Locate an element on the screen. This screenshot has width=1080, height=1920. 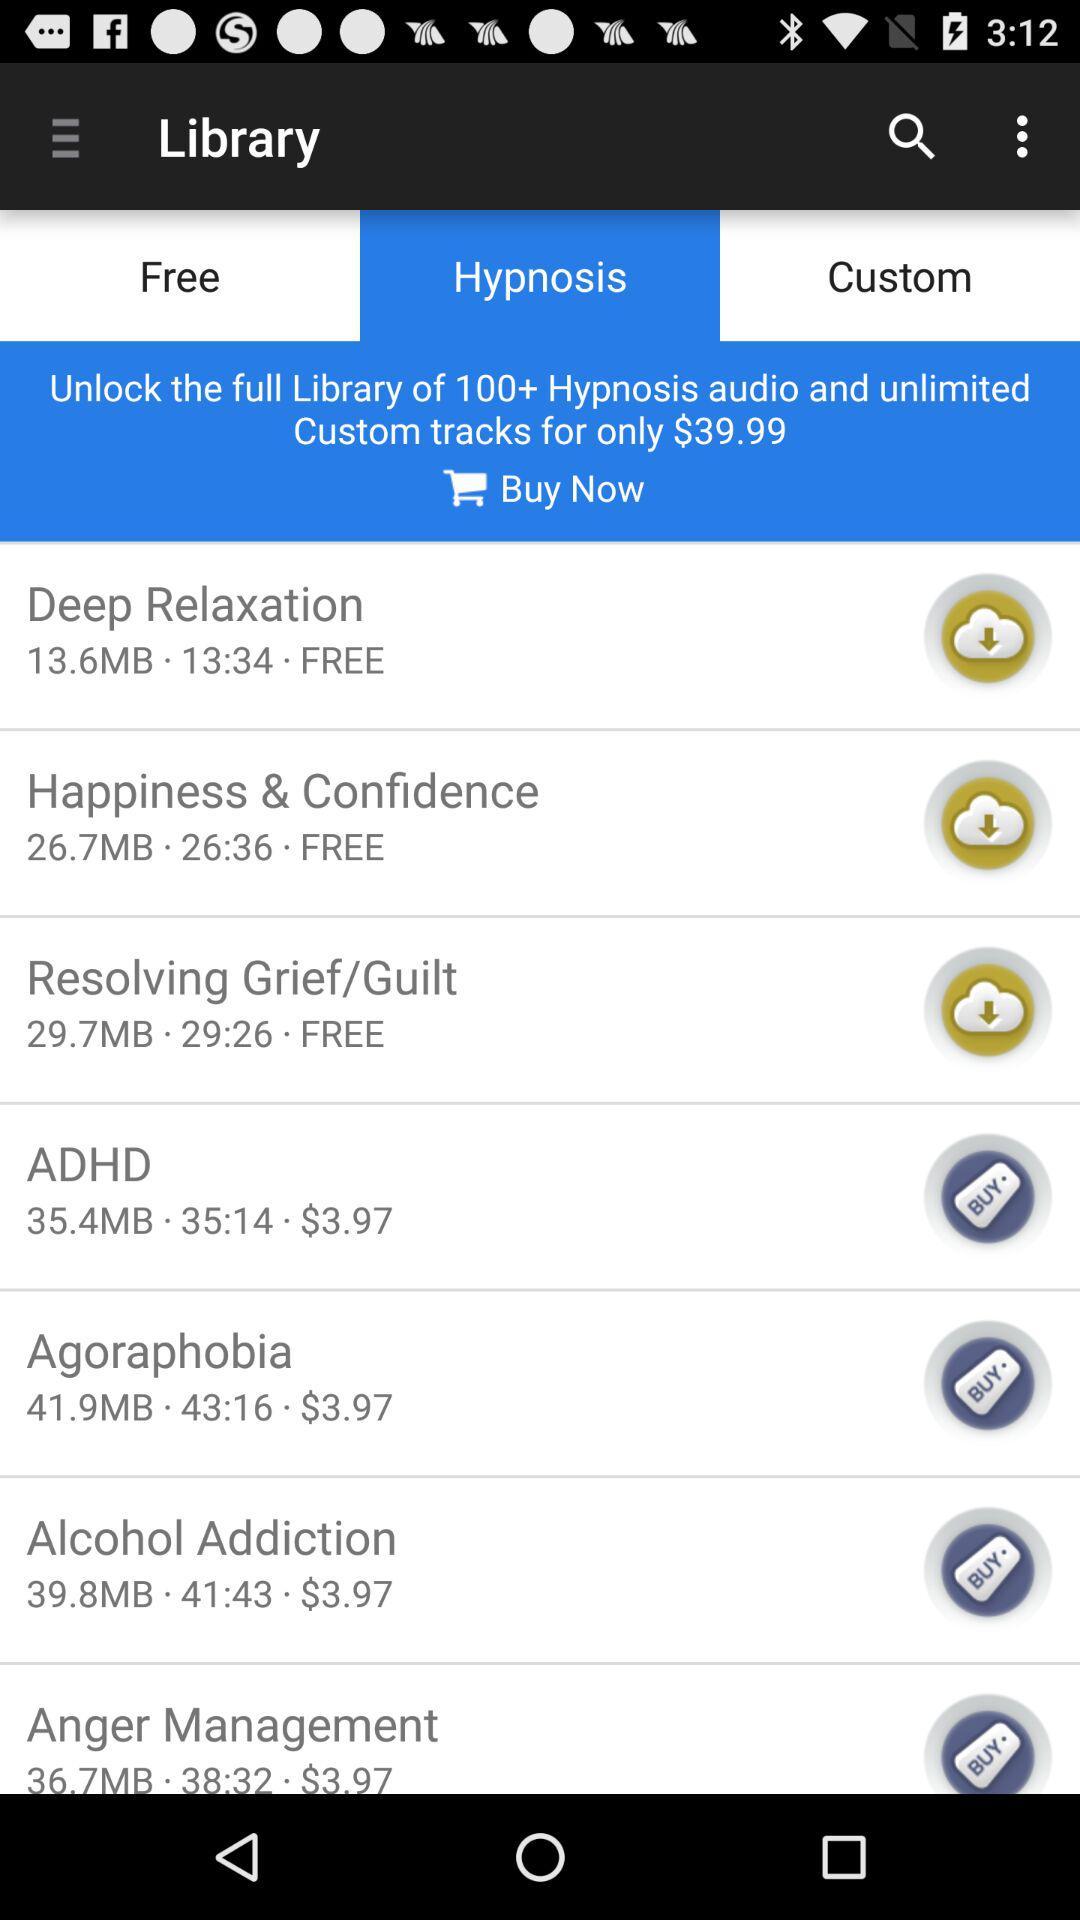
buy now icon is located at coordinates (538, 487).